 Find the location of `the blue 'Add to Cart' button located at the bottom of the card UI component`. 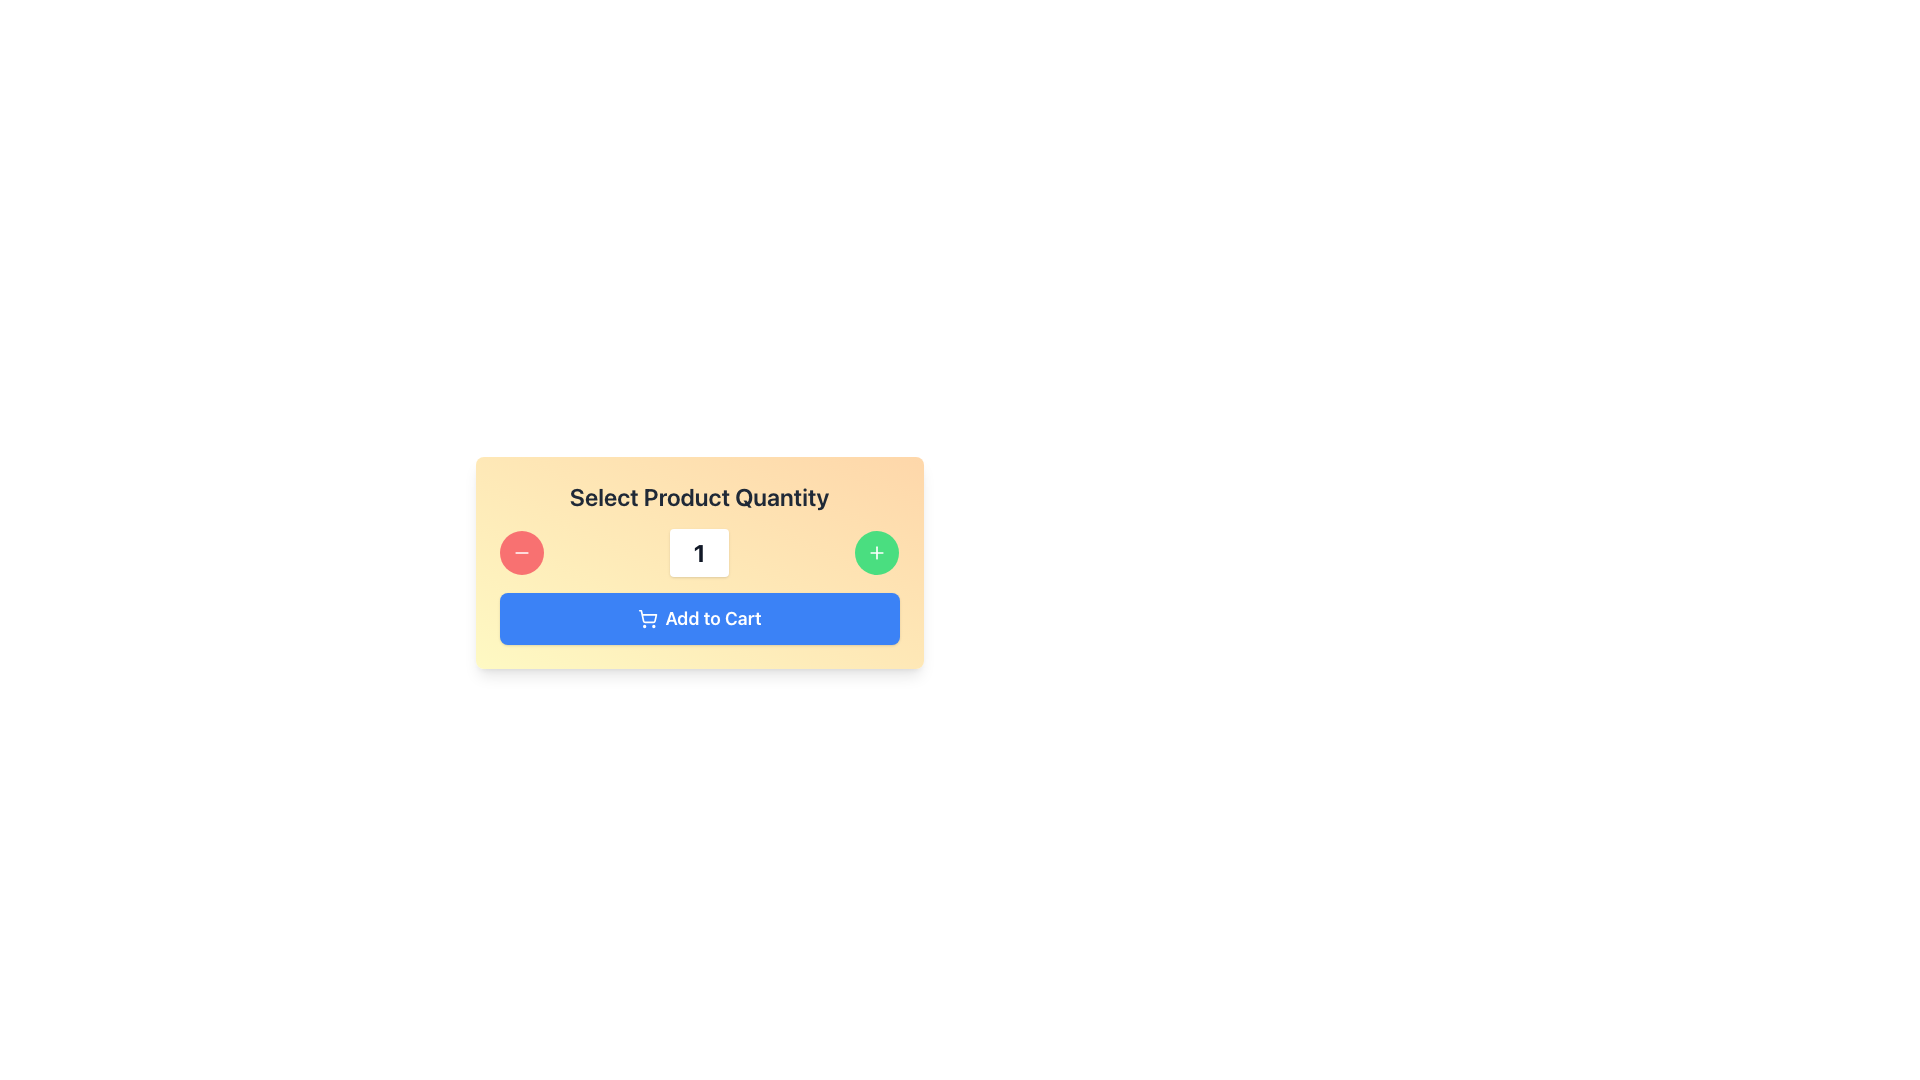

the blue 'Add to Cart' button located at the bottom of the card UI component is located at coordinates (699, 617).